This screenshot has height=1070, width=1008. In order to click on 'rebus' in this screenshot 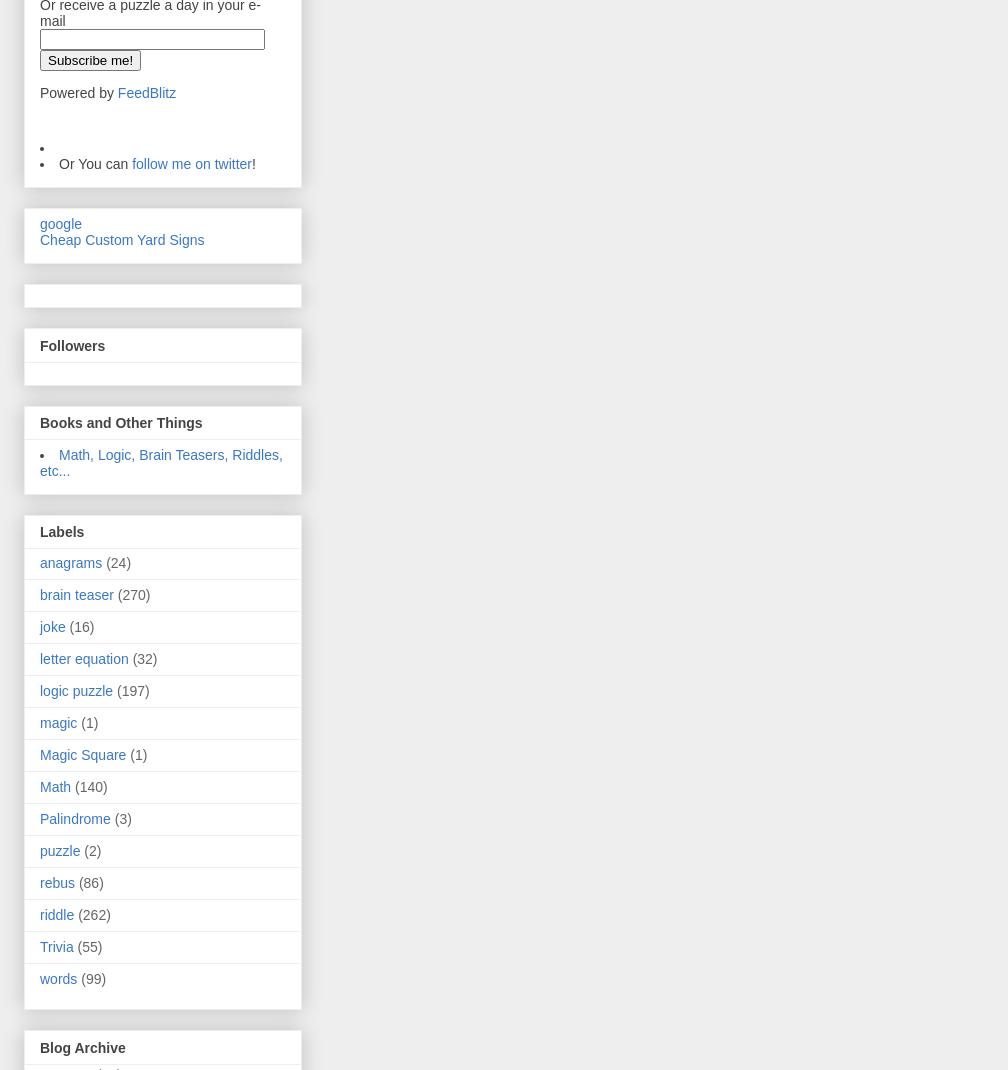, I will do `click(57, 882)`.